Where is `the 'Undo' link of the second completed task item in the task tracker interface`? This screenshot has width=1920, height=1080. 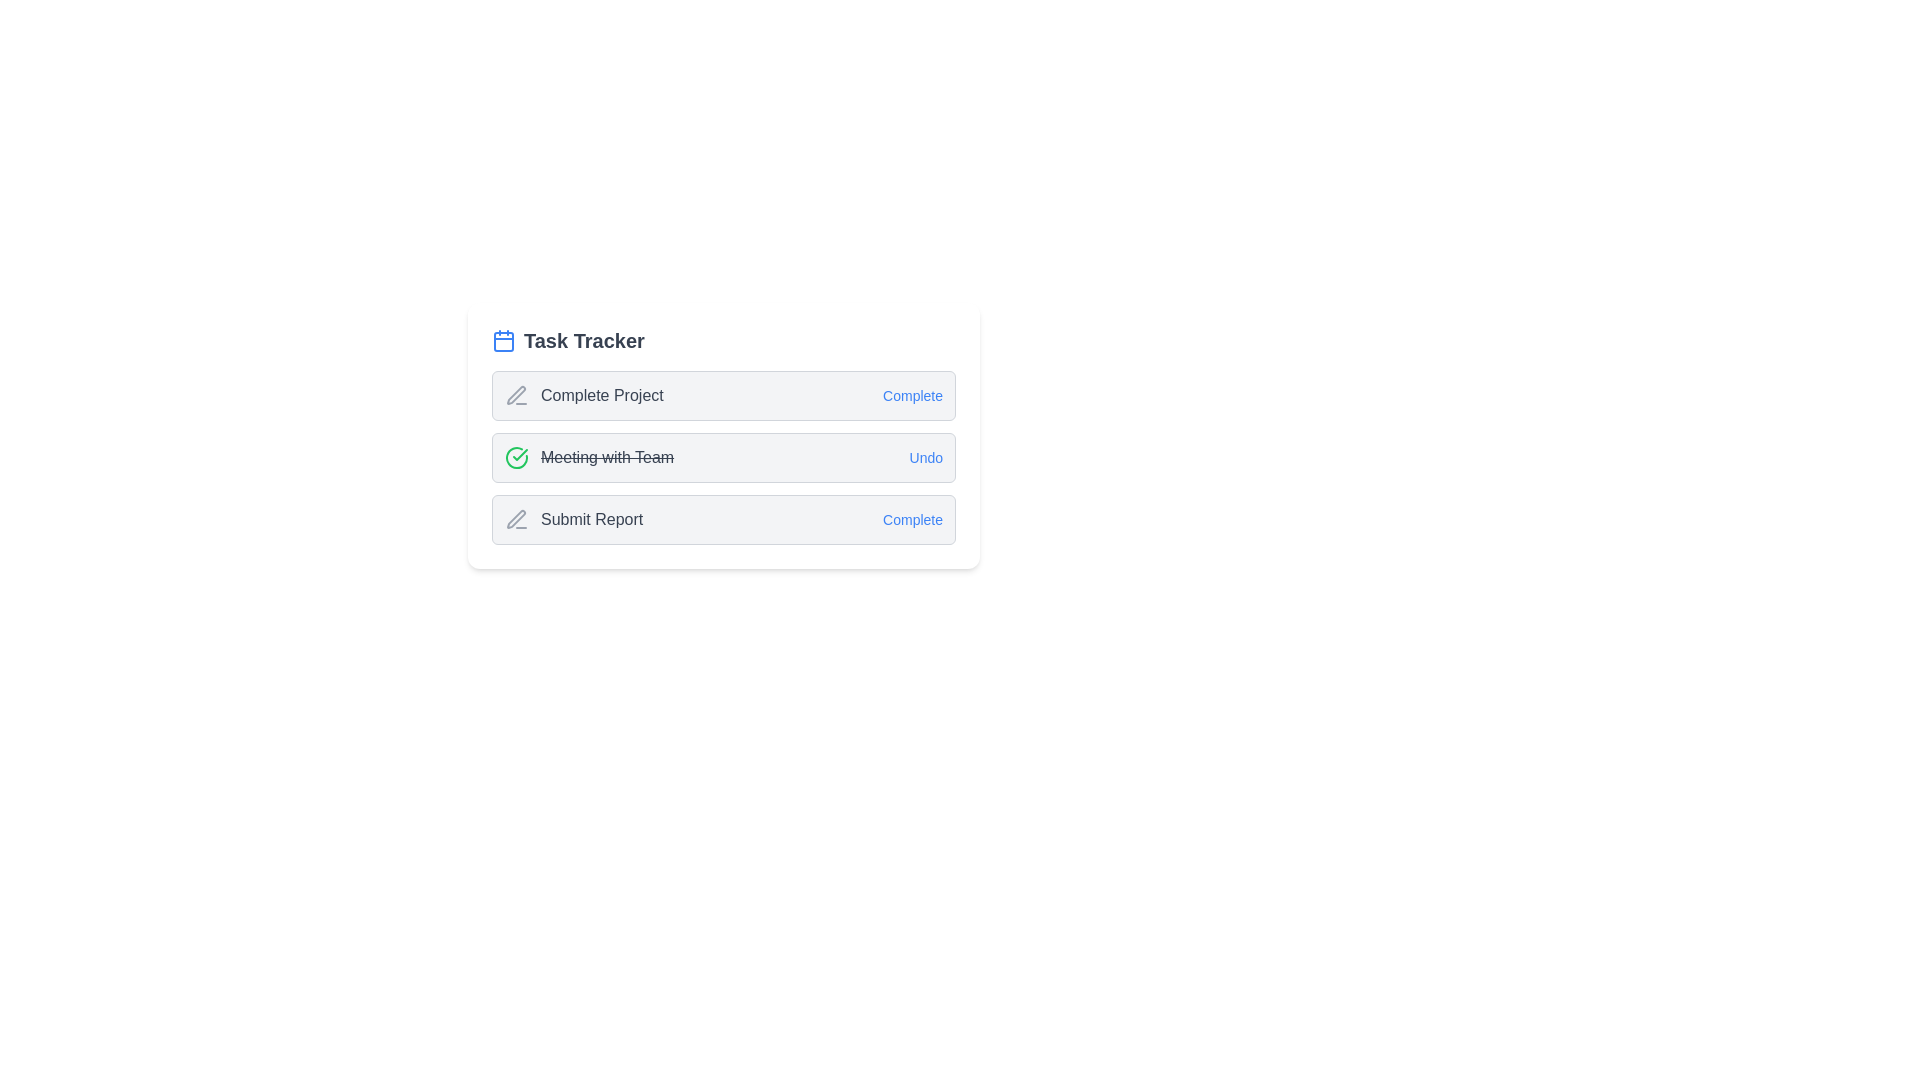 the 'Undo' link of the second completed task item in the task tracker interface is located at coordinates (723, 458).